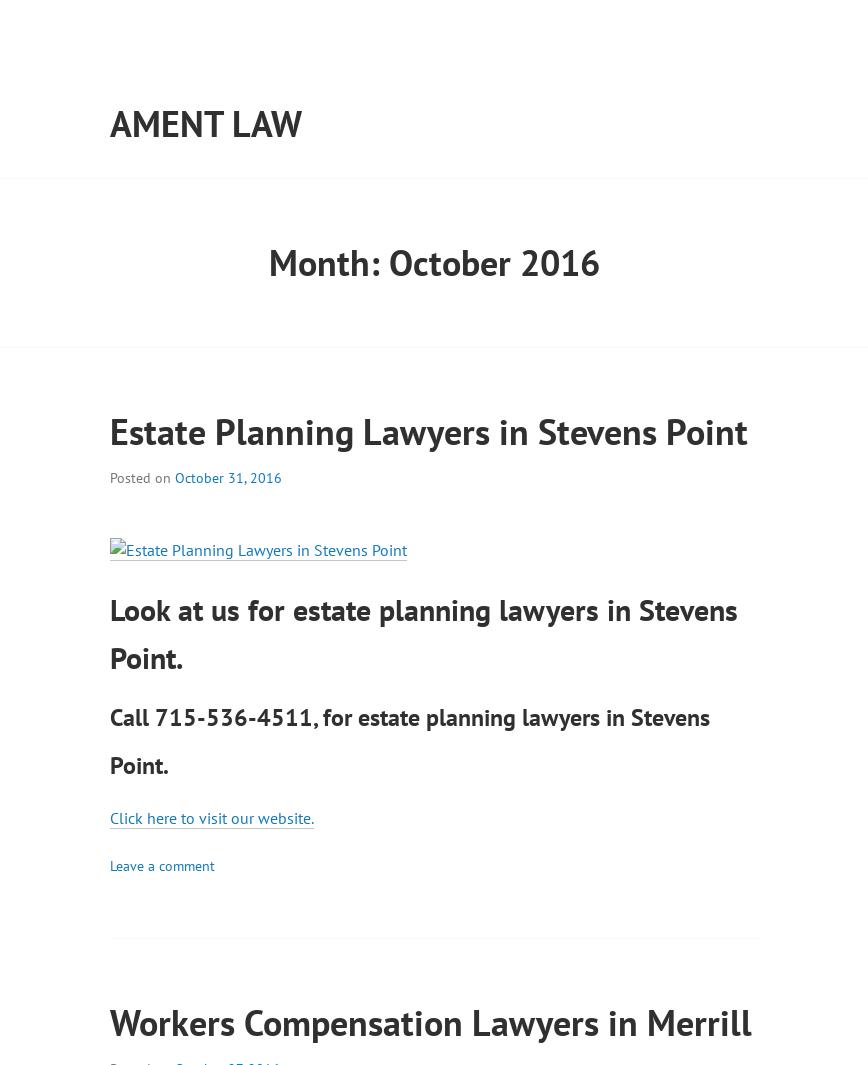 The height and width of the screenshot is (1065, 868). I want to click on 'Ament Law', so click(205, 122).